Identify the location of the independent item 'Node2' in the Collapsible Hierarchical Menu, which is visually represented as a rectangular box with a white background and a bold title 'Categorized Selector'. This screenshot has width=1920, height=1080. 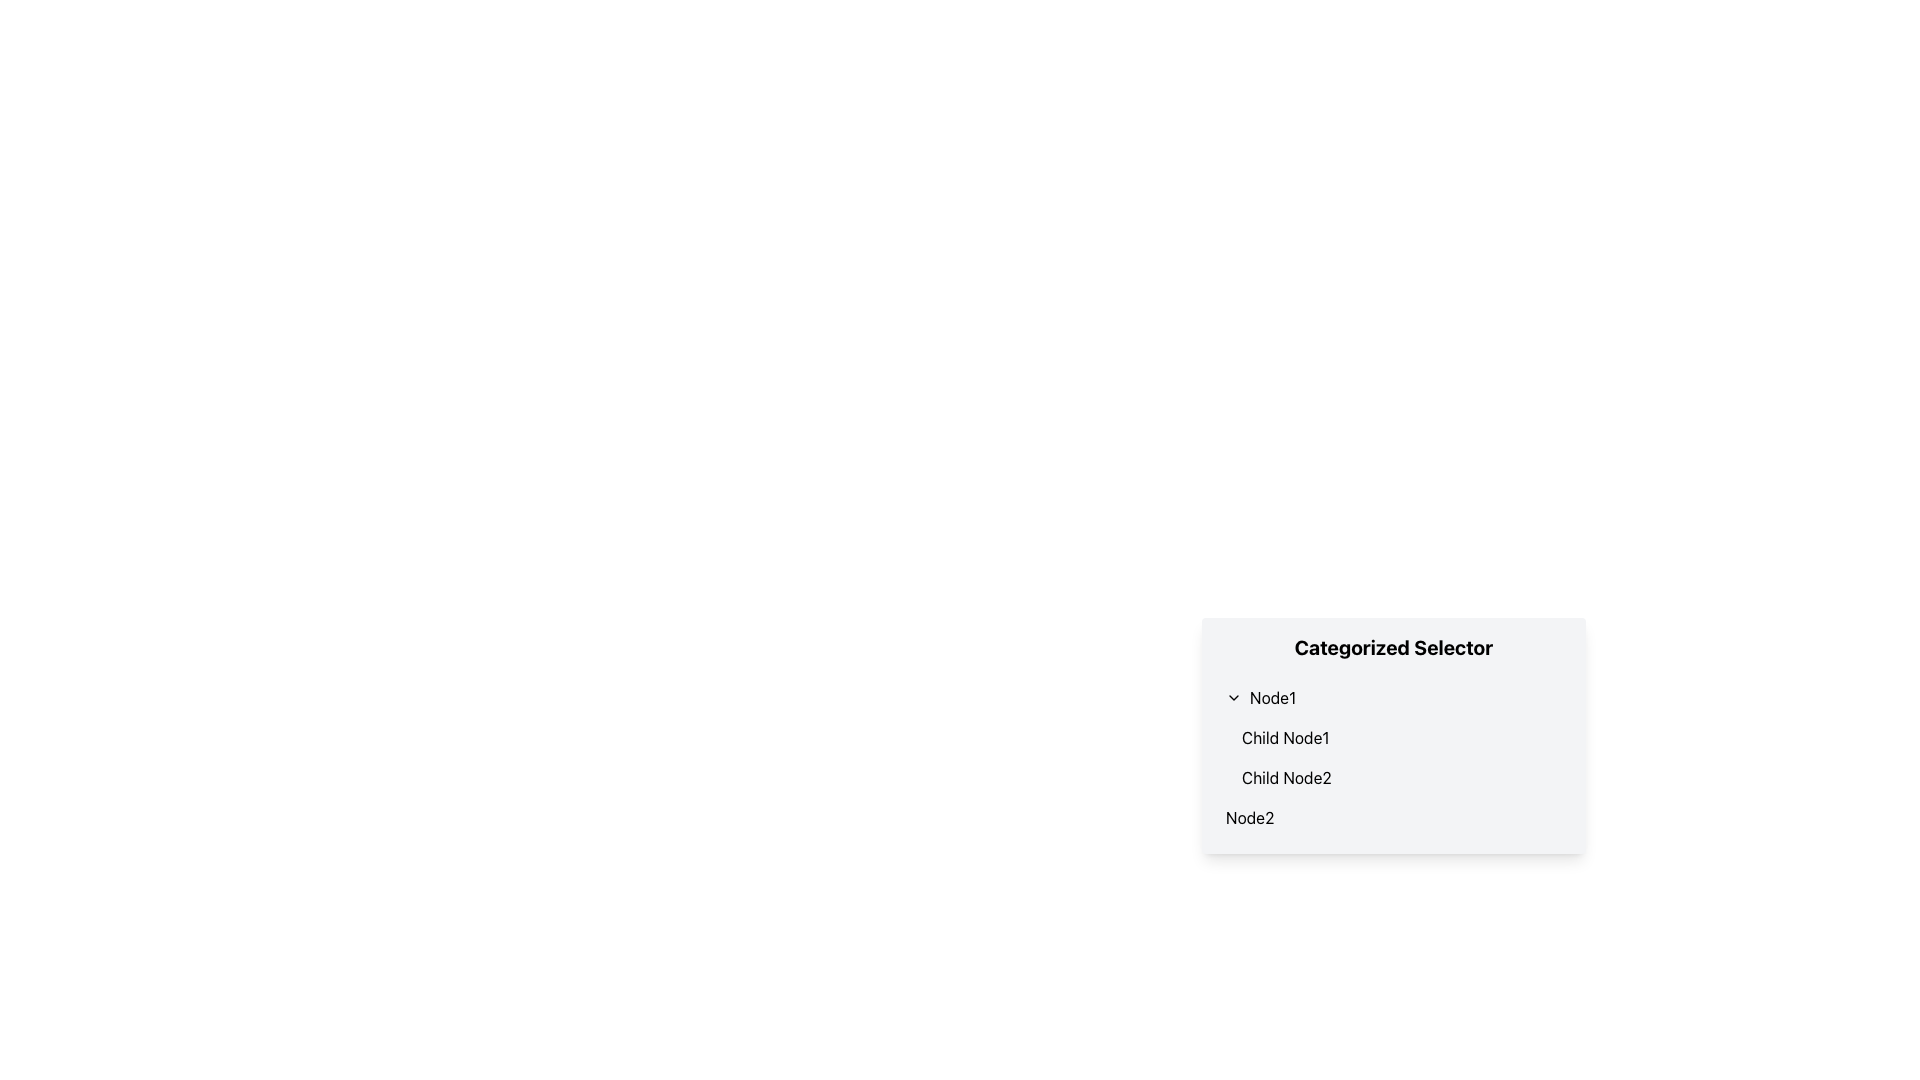
(1398, 824).